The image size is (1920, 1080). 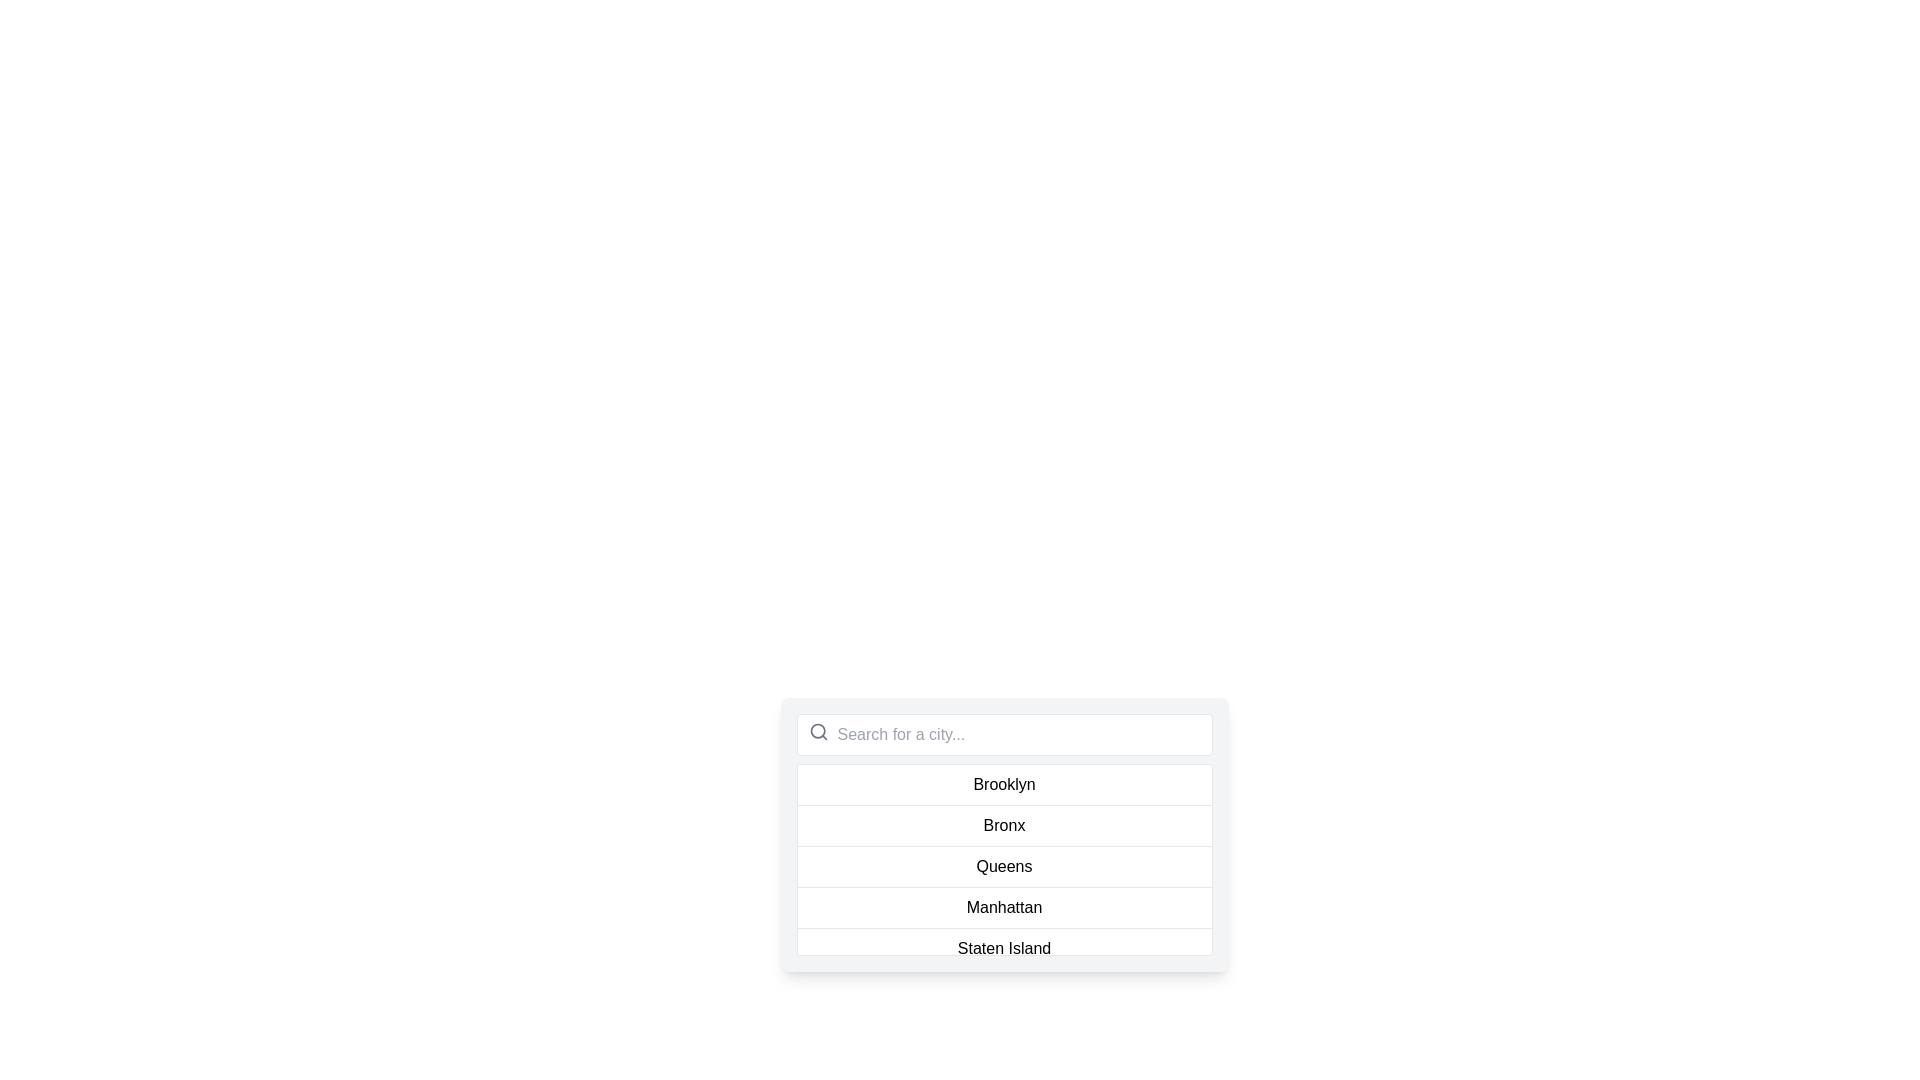 I want to click on the third list item labeled 'Queens', so click(x=1004, y=867).